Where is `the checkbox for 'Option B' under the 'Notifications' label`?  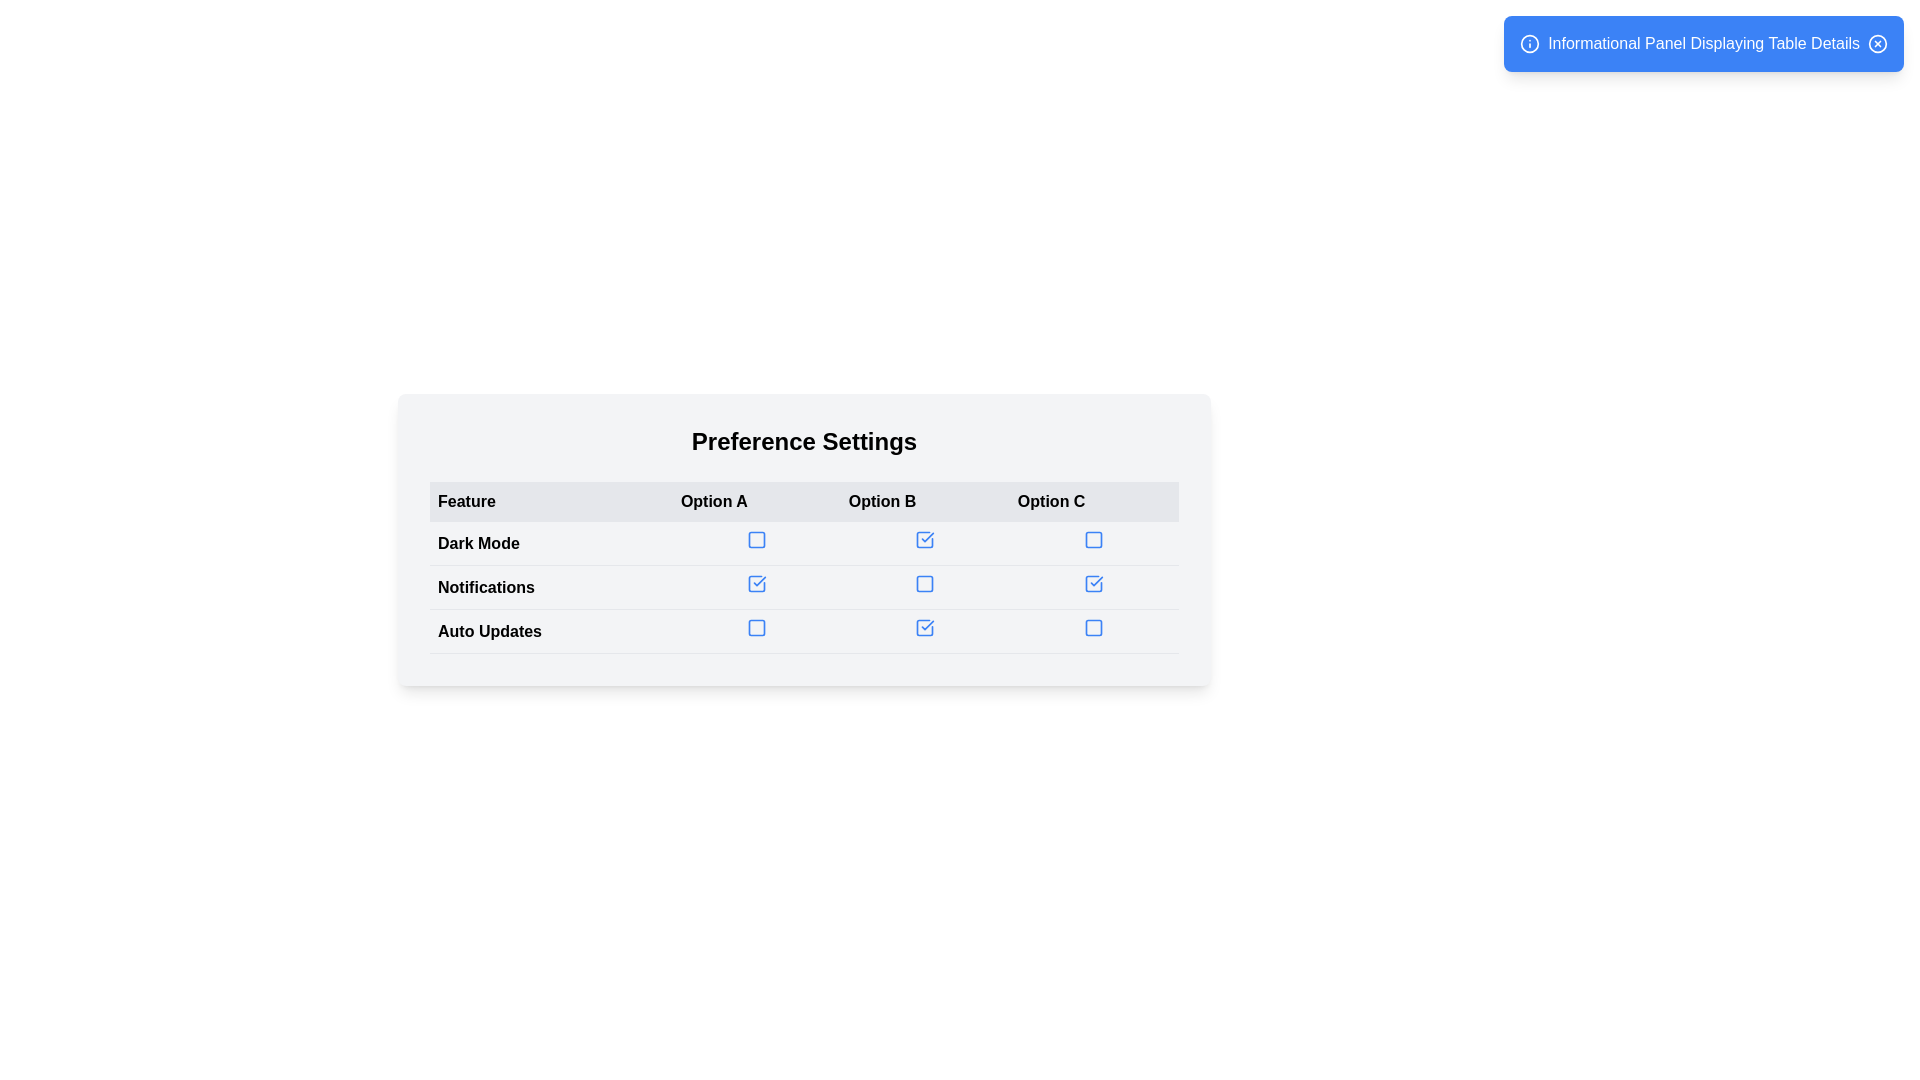
the checkbox for 'Option B' under the 'Notifications' label is located at coordinates (924, 586).